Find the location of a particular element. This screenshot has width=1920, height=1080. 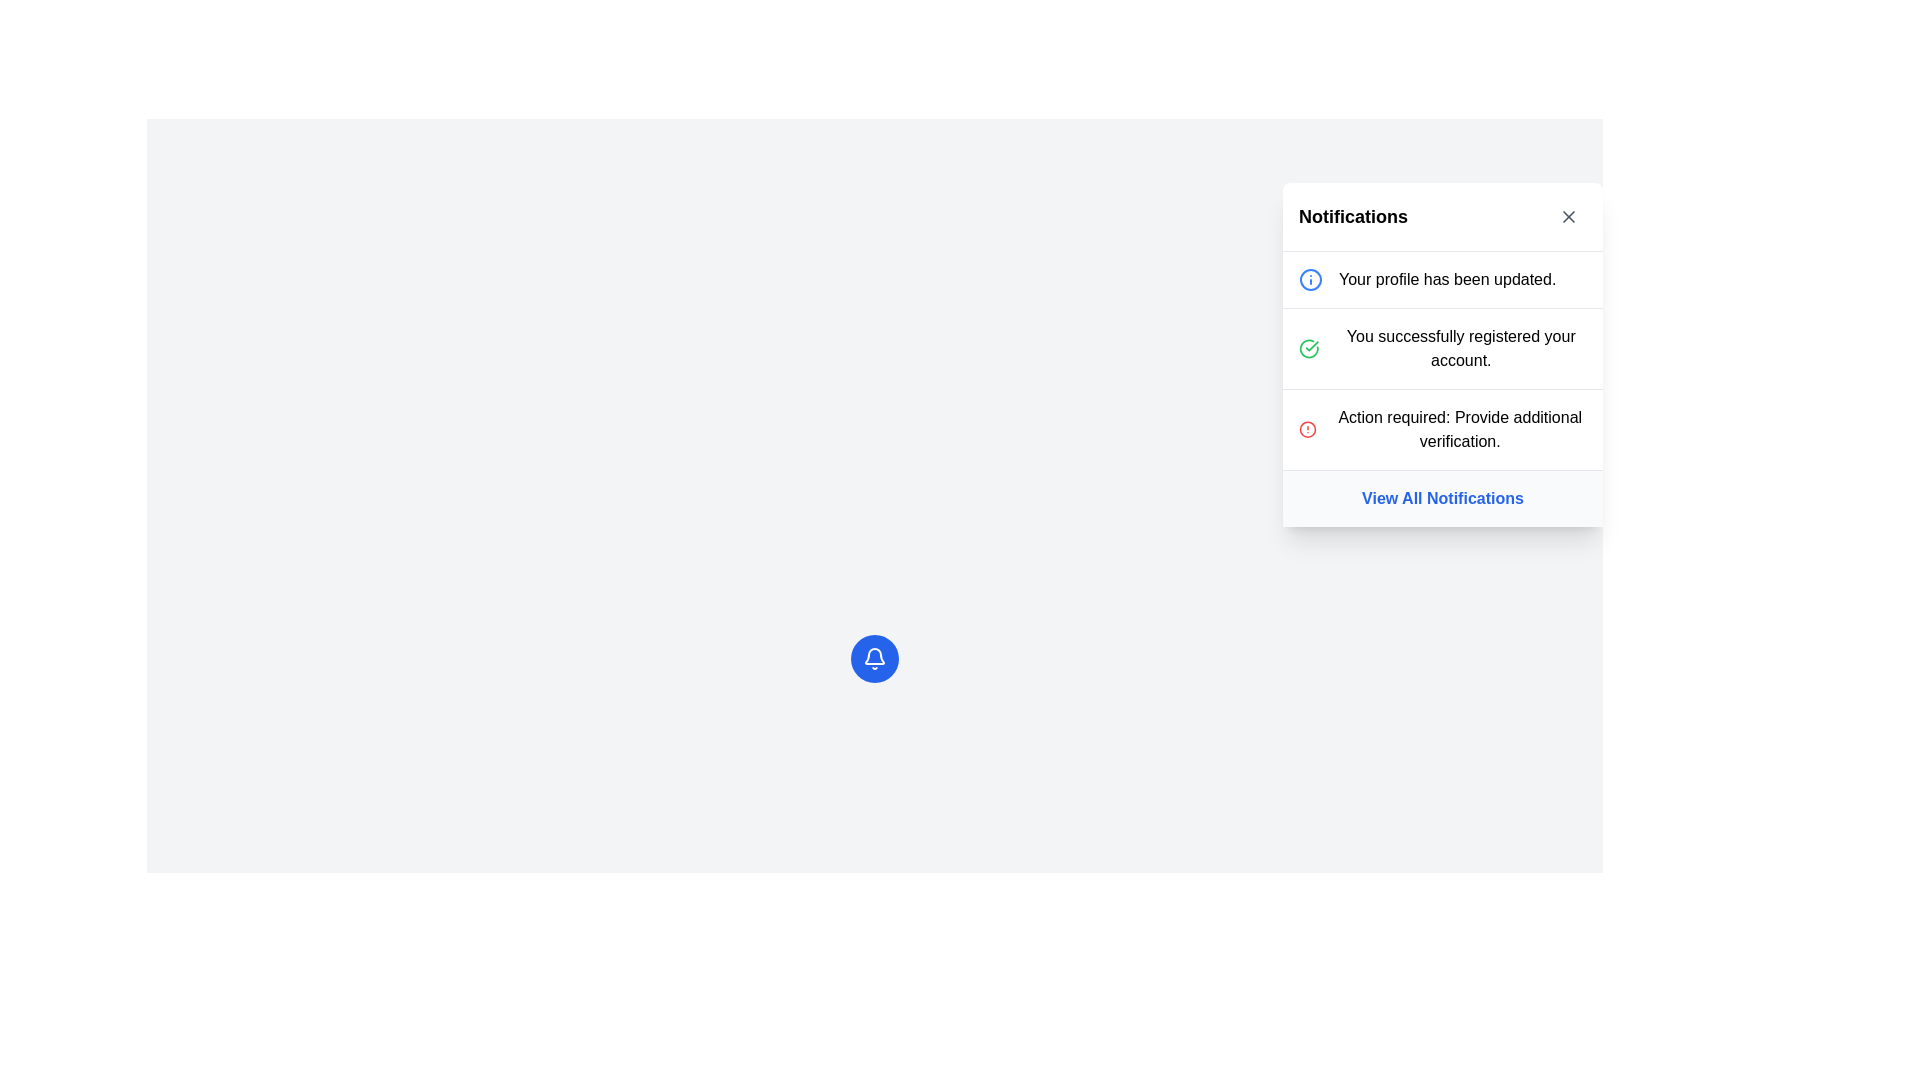

an individual notification in the notification group located below the 'Notifications' title and above the 'View All Notifications' link is located at coordinates (1443, 361).